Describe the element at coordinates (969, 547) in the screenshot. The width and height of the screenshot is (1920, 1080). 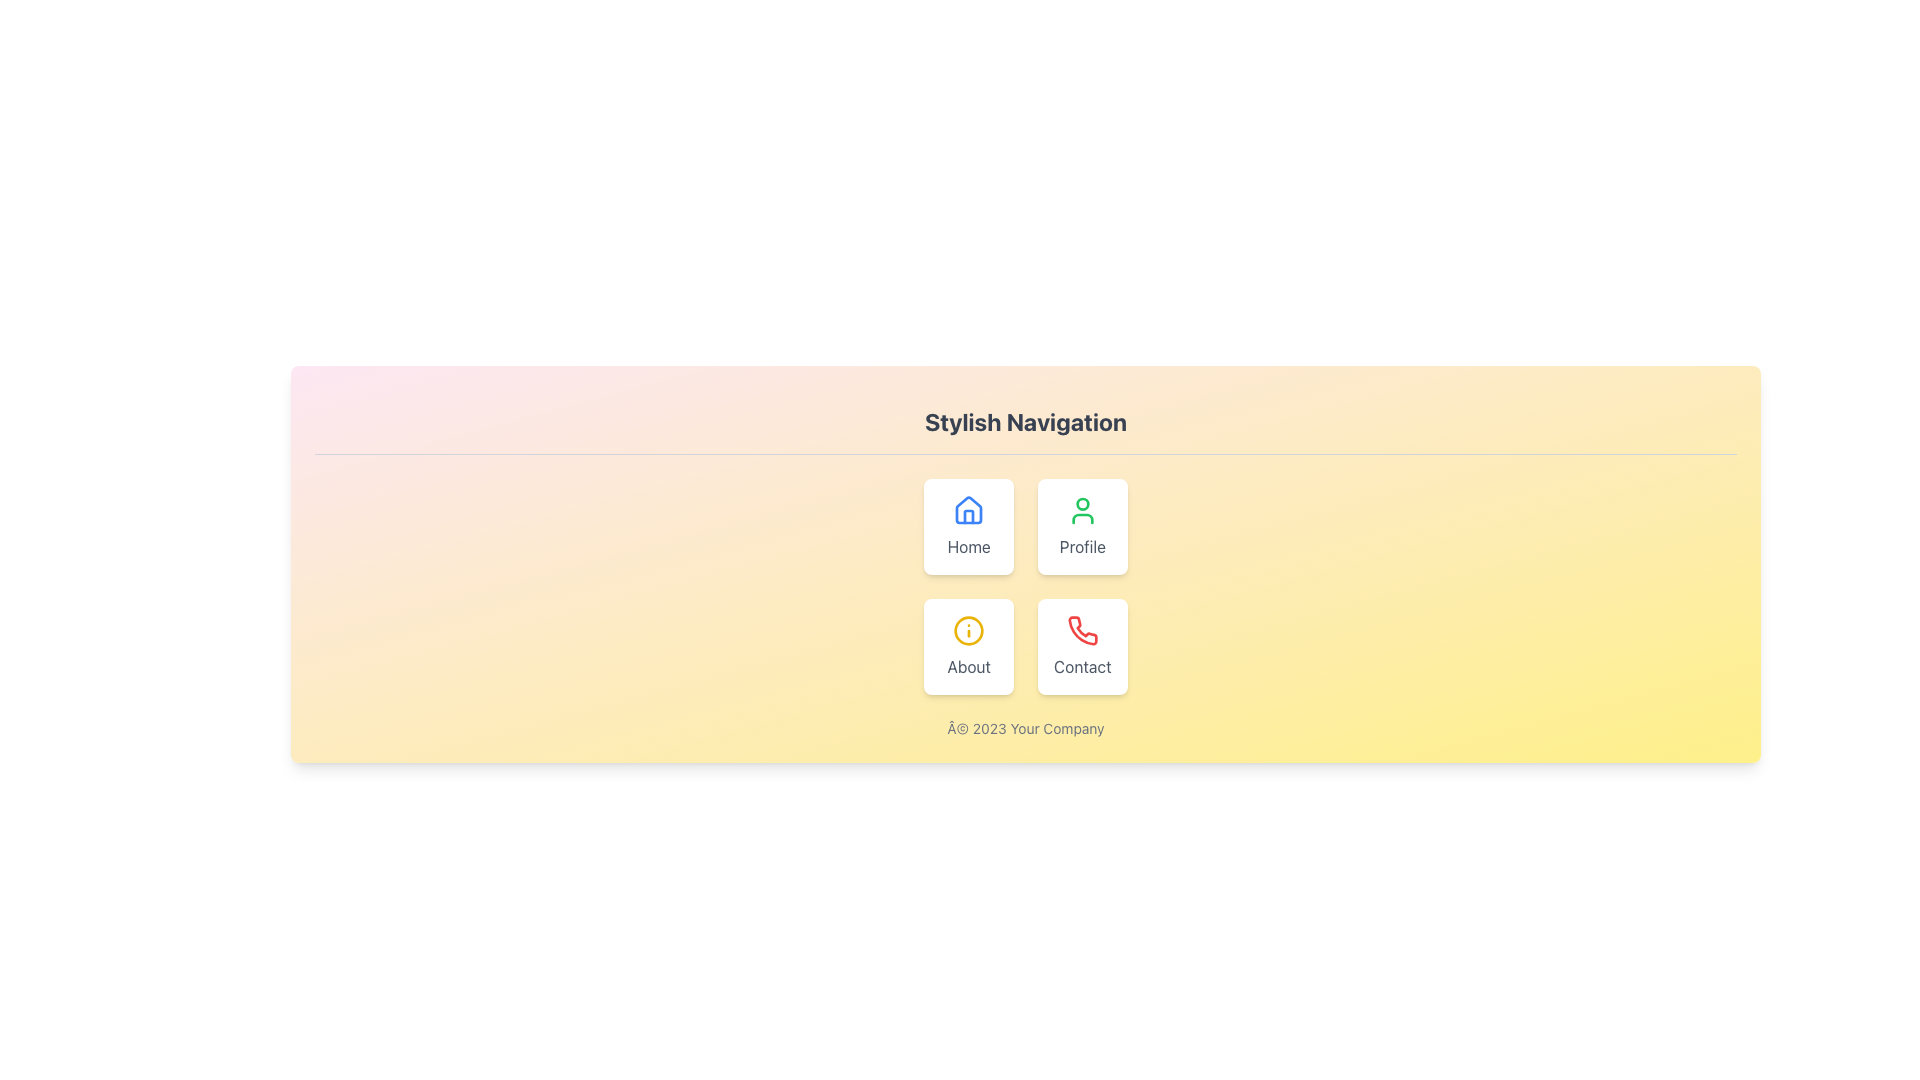
I see `the 'Home' label located inside a white card, positioned below the blue house icon in a 2x2 grid layout` at that location.